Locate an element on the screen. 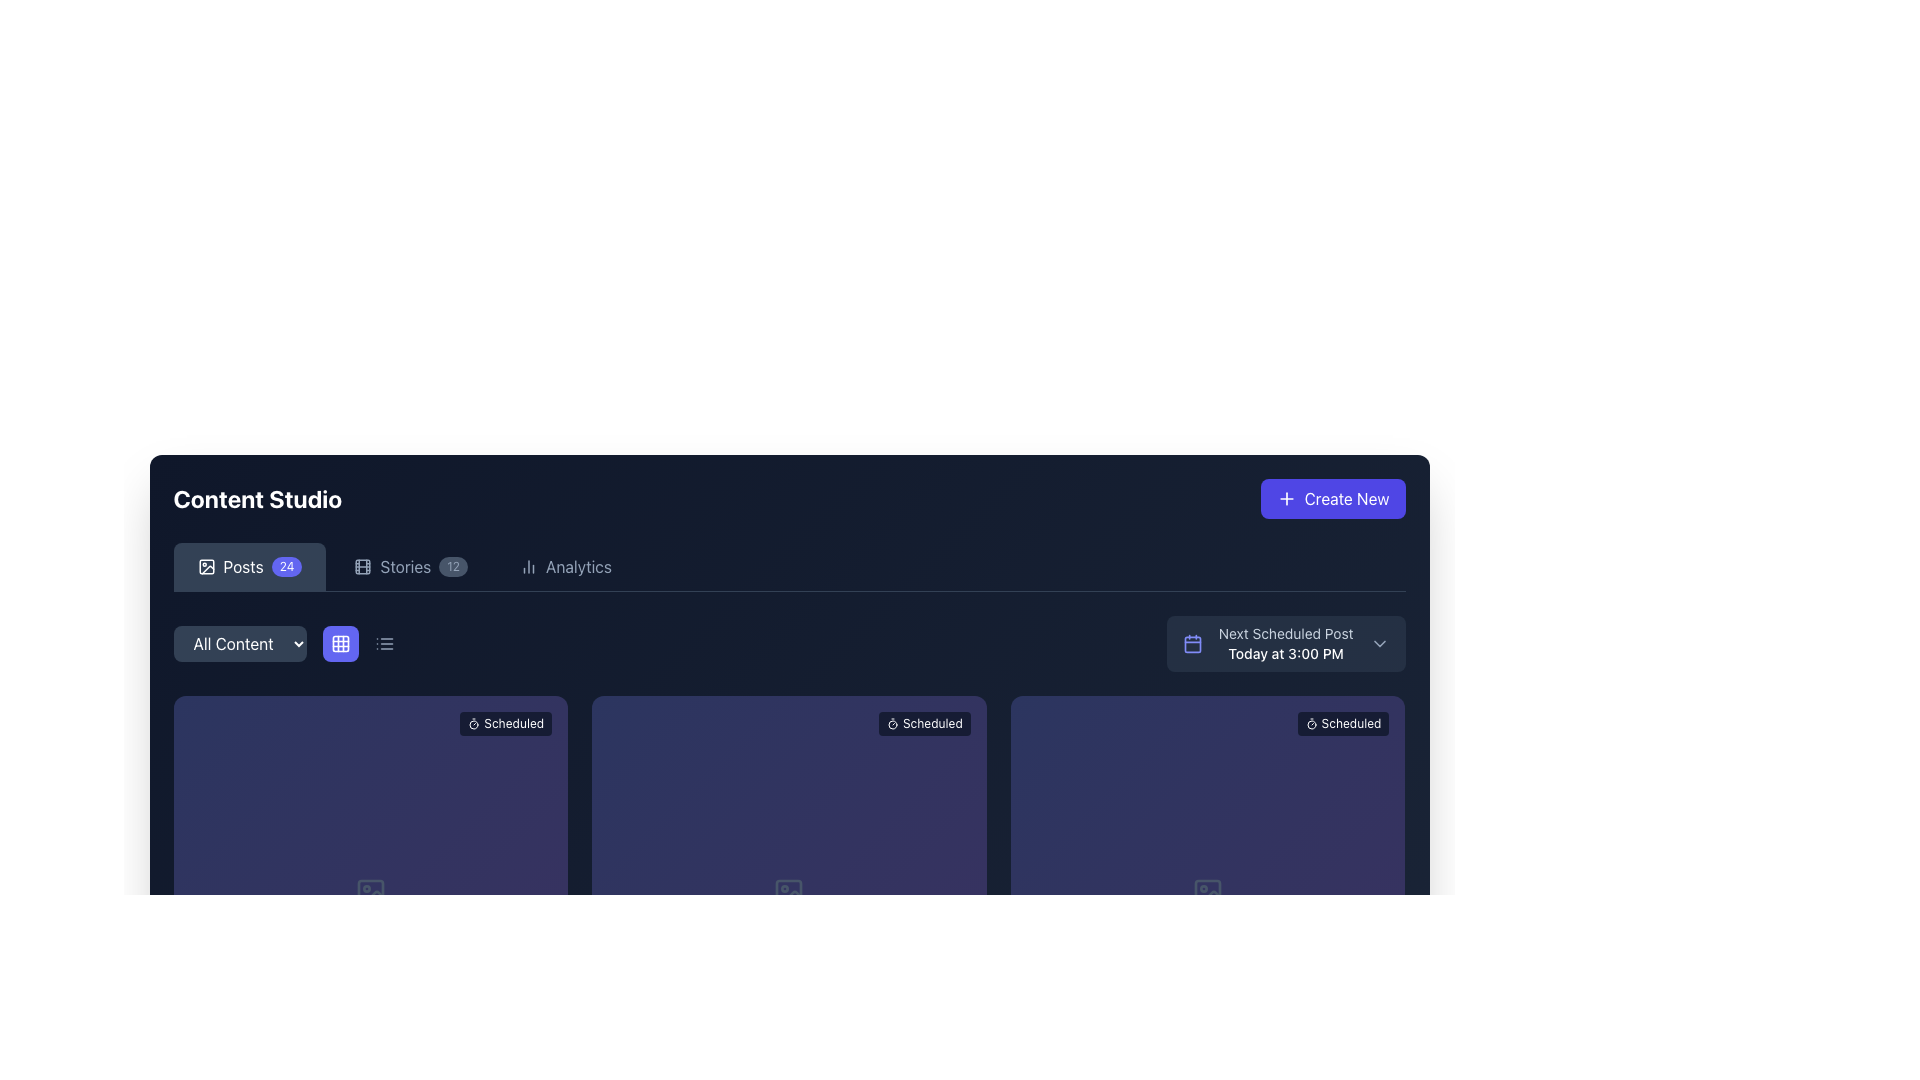 This screenshot has height=1080, width=1920. the 'Create New' button by moving the cursor to the center of the plus icon located at the top-right corner of the interface is located at coordinates (1286, 497).